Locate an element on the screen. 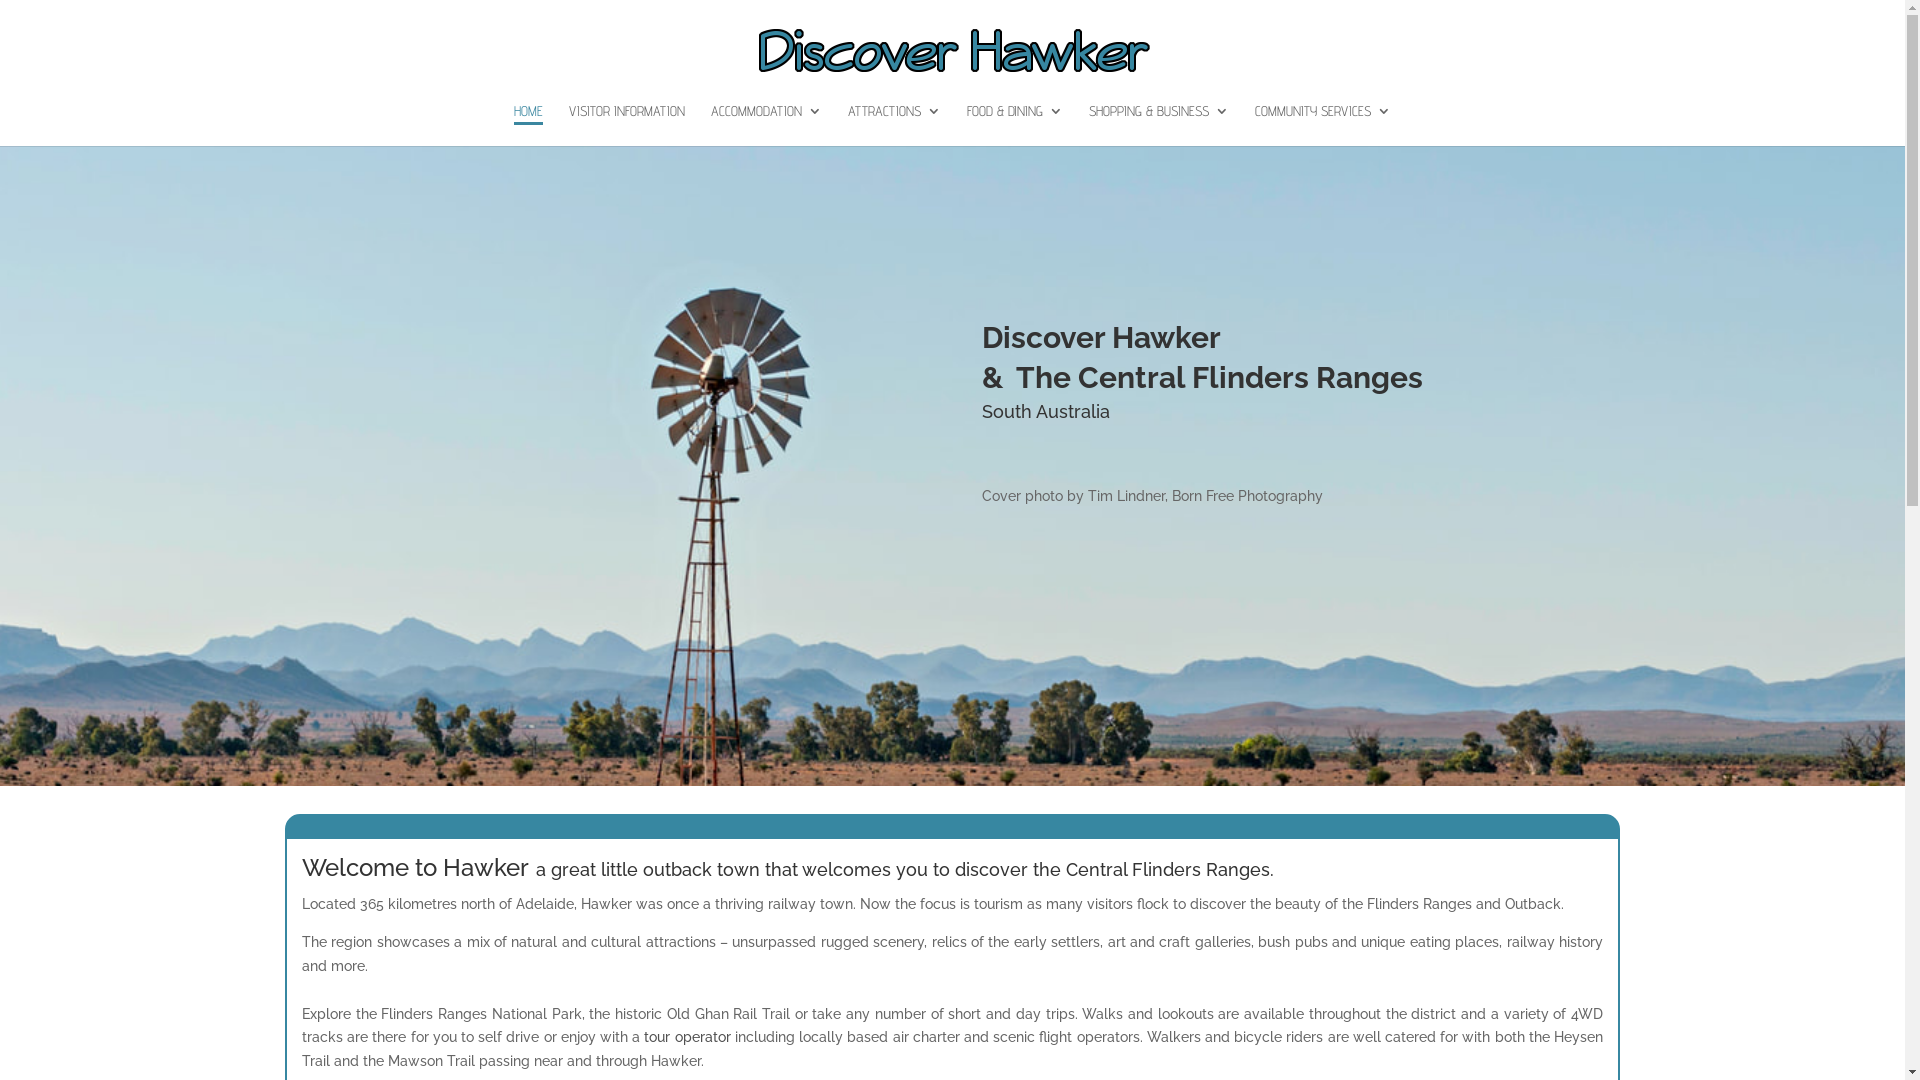 Image resolution: width=1920 pixels, height=1080 pixels. 'COMMUNITY SERVICES' is located at coordinates (1253, 124).